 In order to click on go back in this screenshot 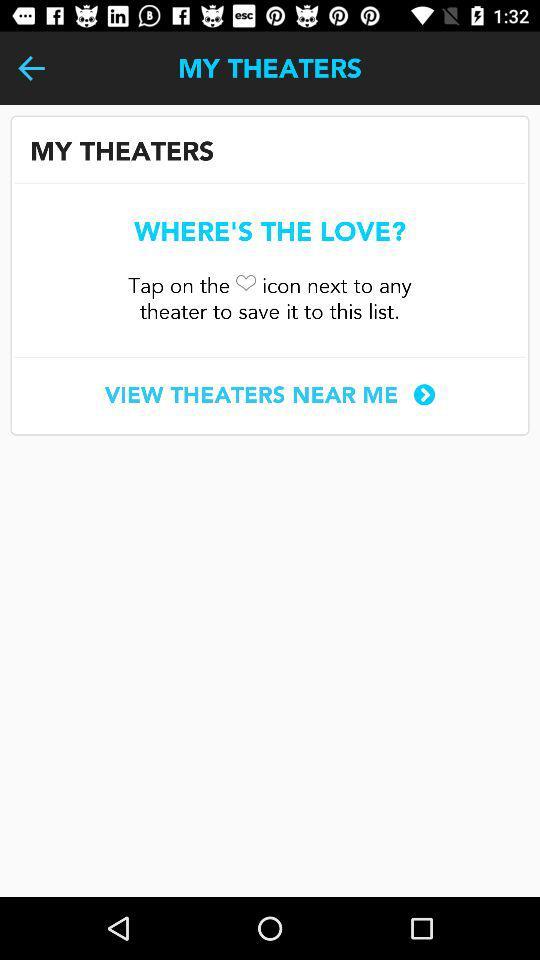, I will do `click(30, 68)`.